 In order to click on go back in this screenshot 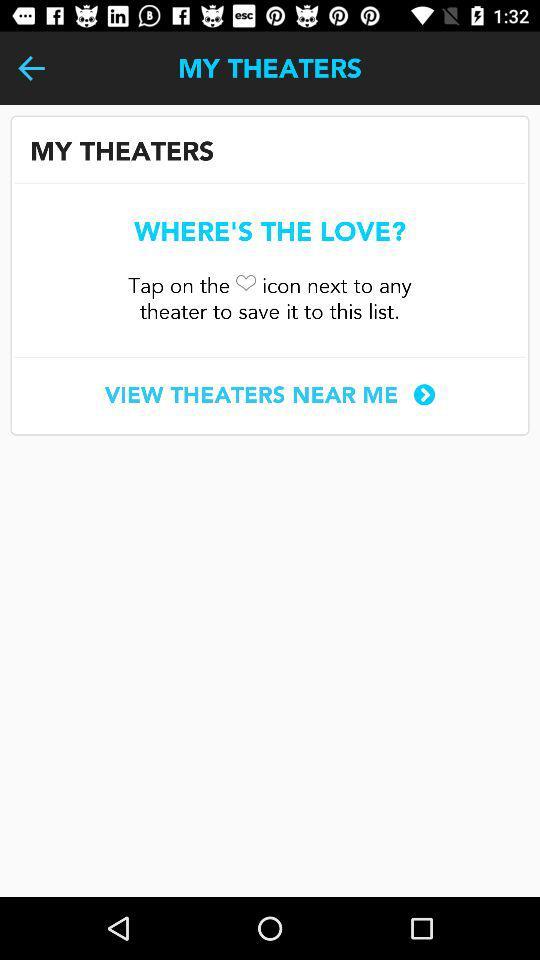, I will do `click(30, 68)`.